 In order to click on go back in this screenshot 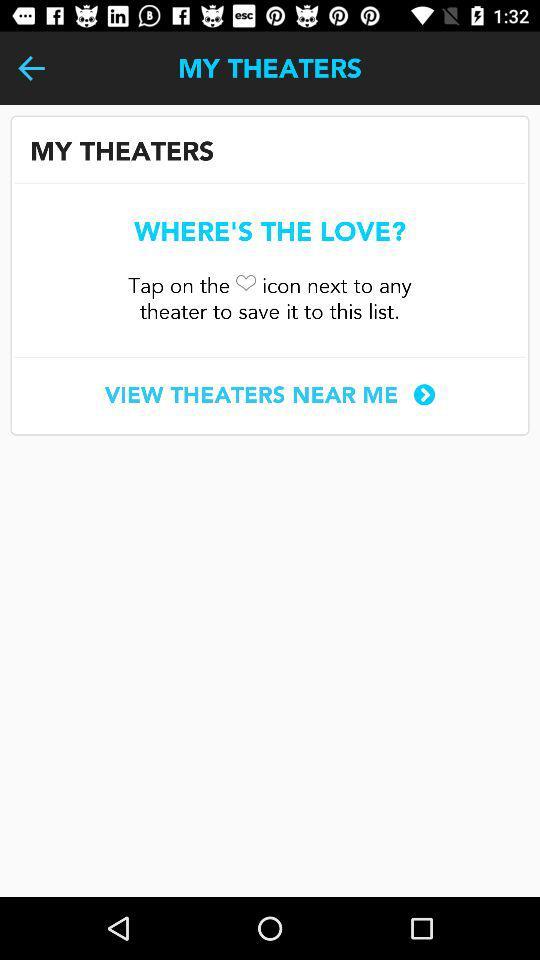, I will do `click(30, 68)`.